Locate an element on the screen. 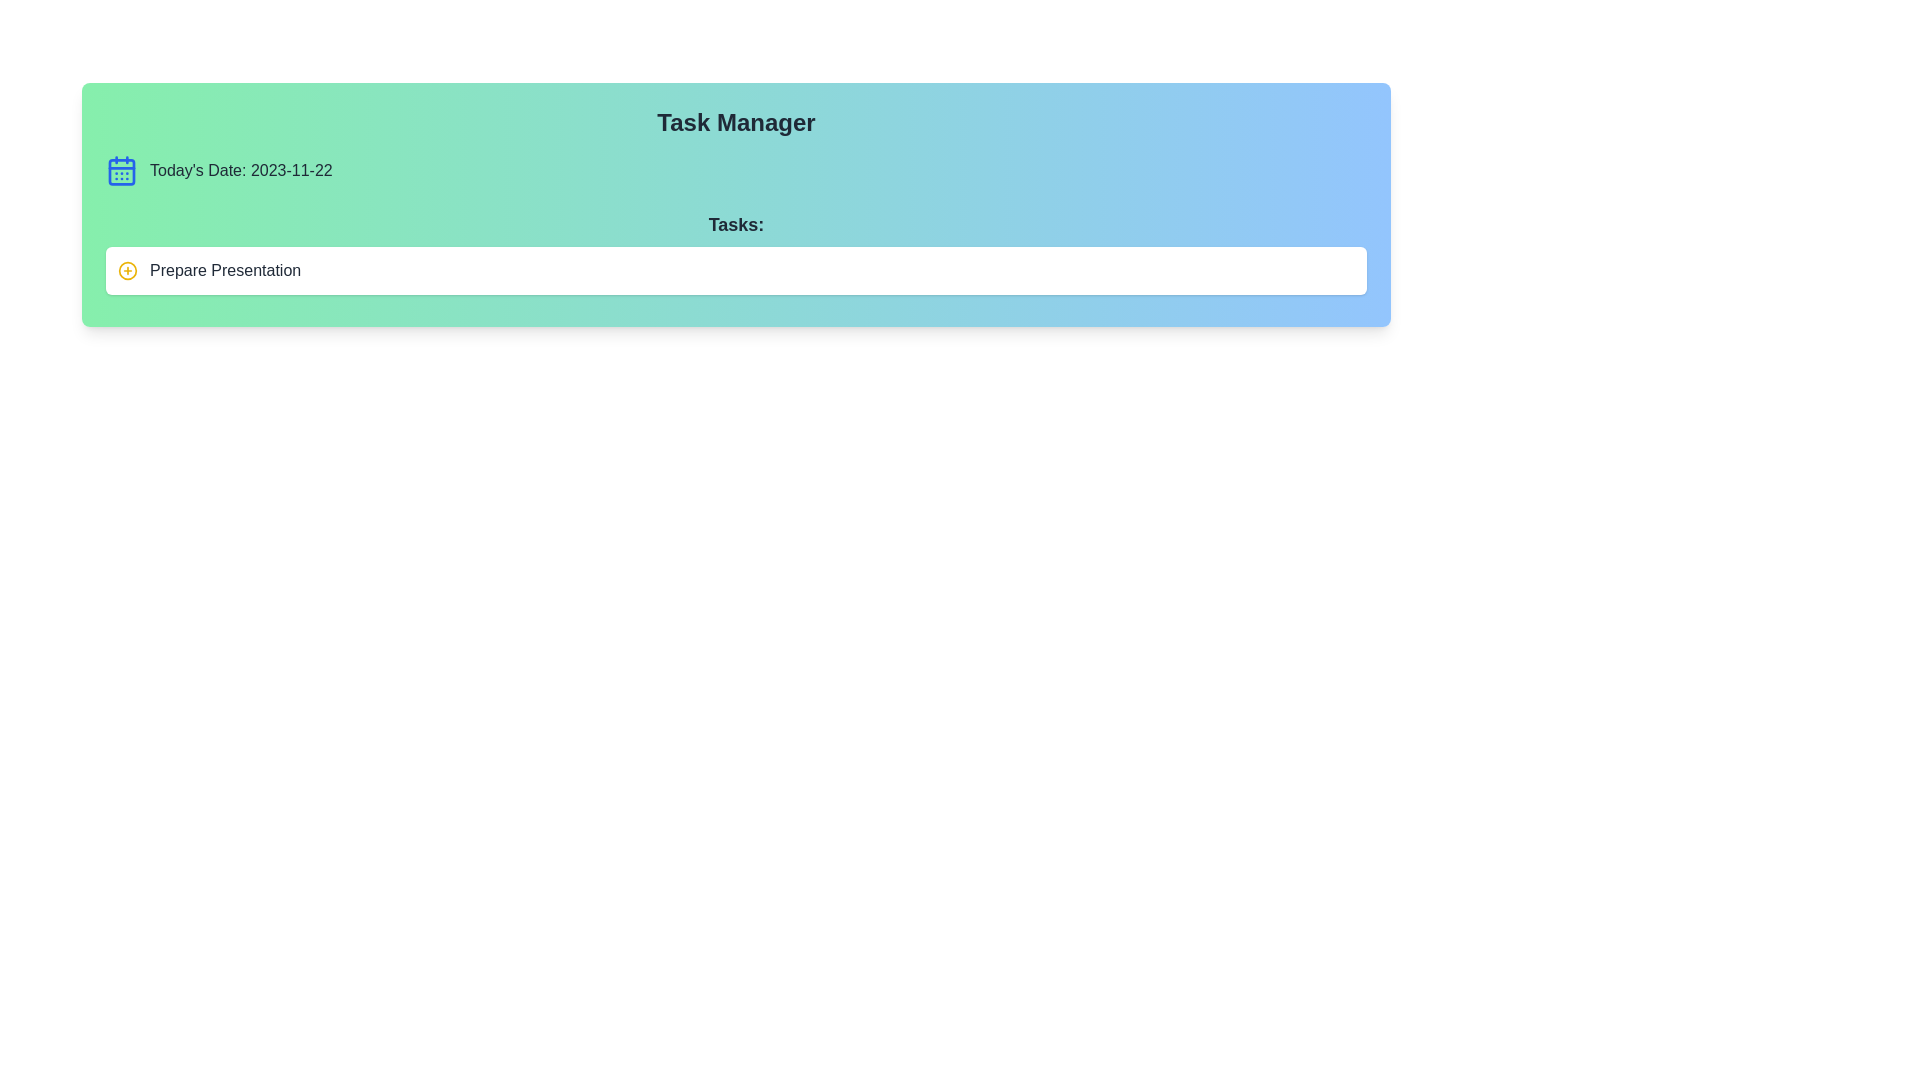 This screenshot has height=1080, width=1920. the icon located on the left side of the 'Prepare Presentation' block is located at coordinates (127, 270).